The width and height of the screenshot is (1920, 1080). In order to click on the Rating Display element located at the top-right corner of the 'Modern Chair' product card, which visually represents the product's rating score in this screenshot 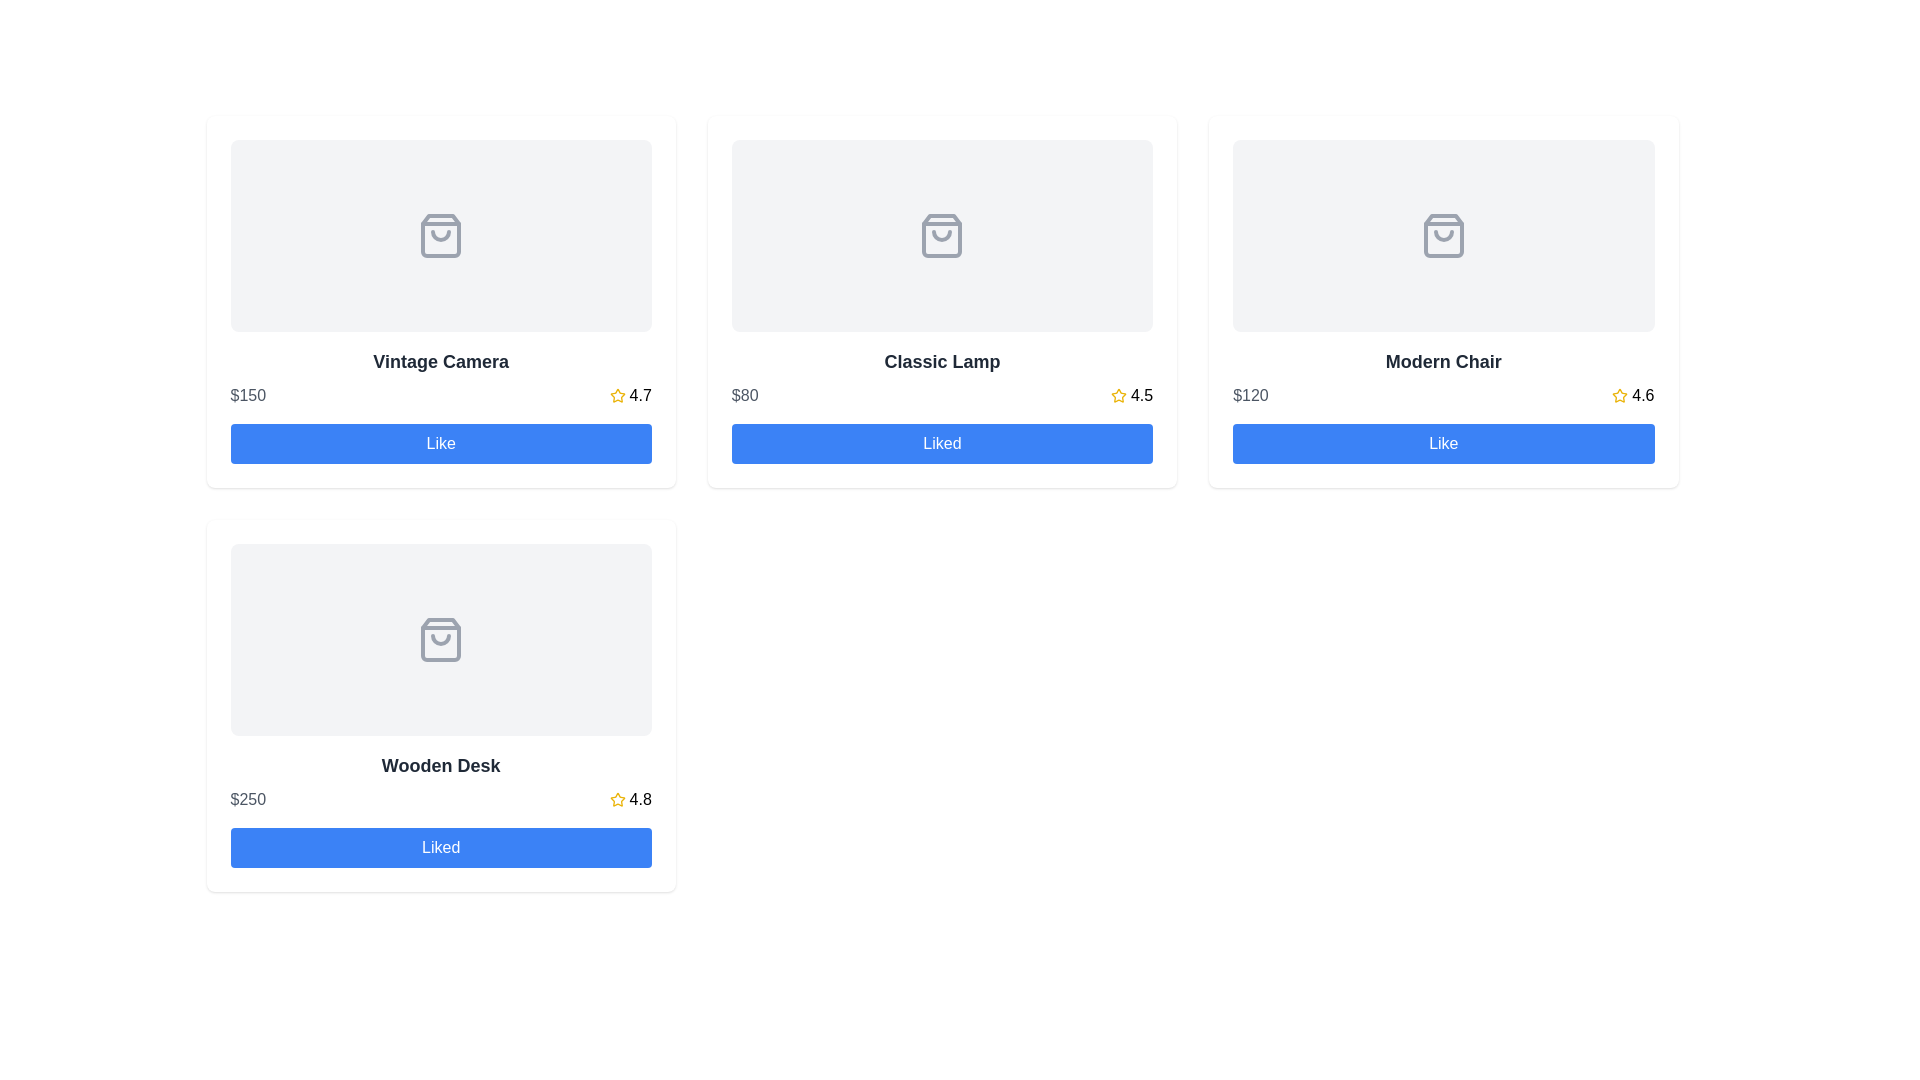, I will do `click(1633, 396)`.